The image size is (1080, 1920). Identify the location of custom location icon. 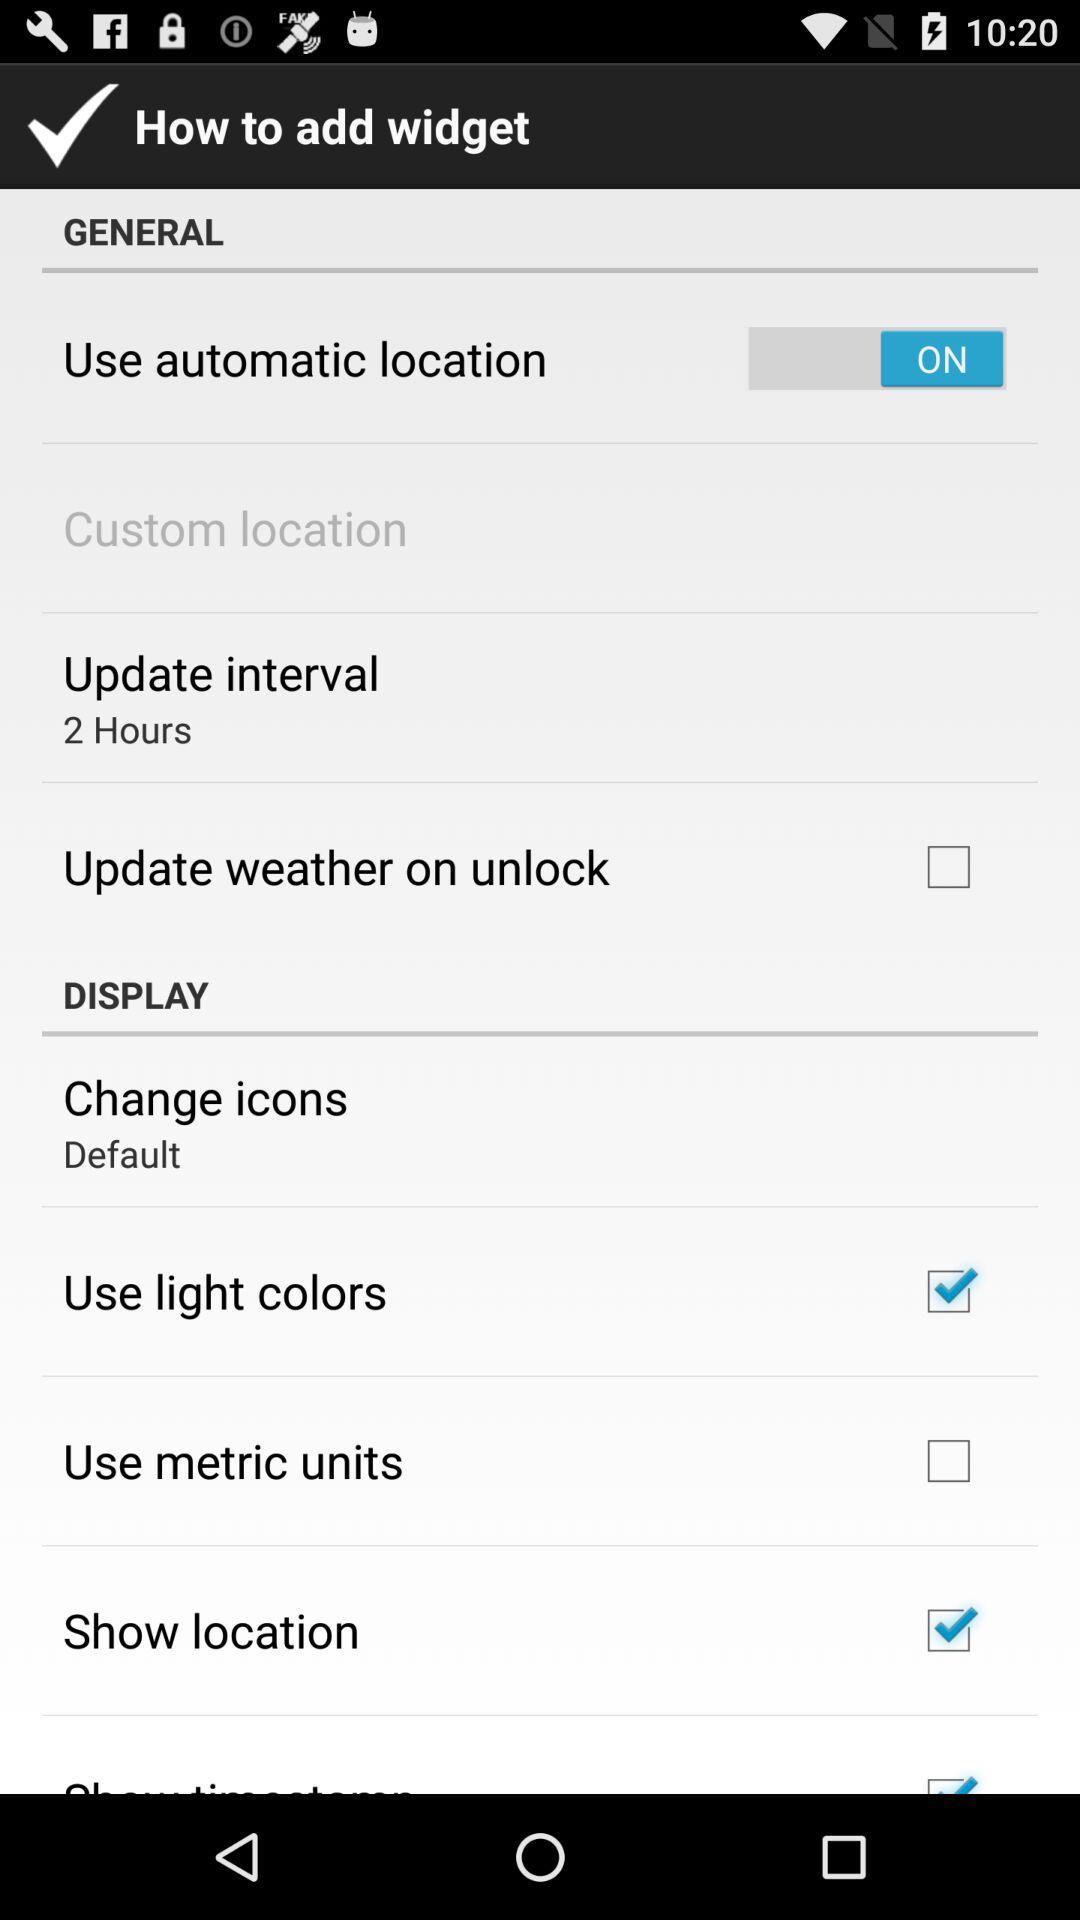
(234, 527).